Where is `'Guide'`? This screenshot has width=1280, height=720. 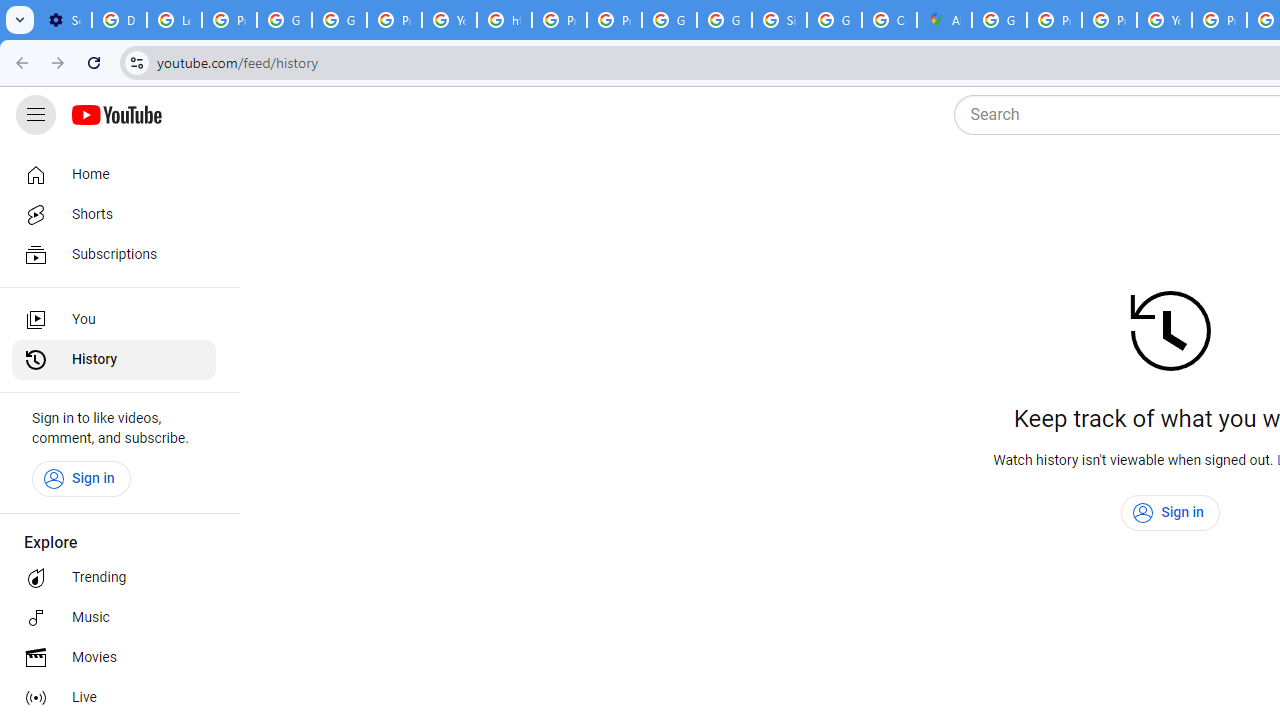 'Guide' is located at coordinates (35, 115).